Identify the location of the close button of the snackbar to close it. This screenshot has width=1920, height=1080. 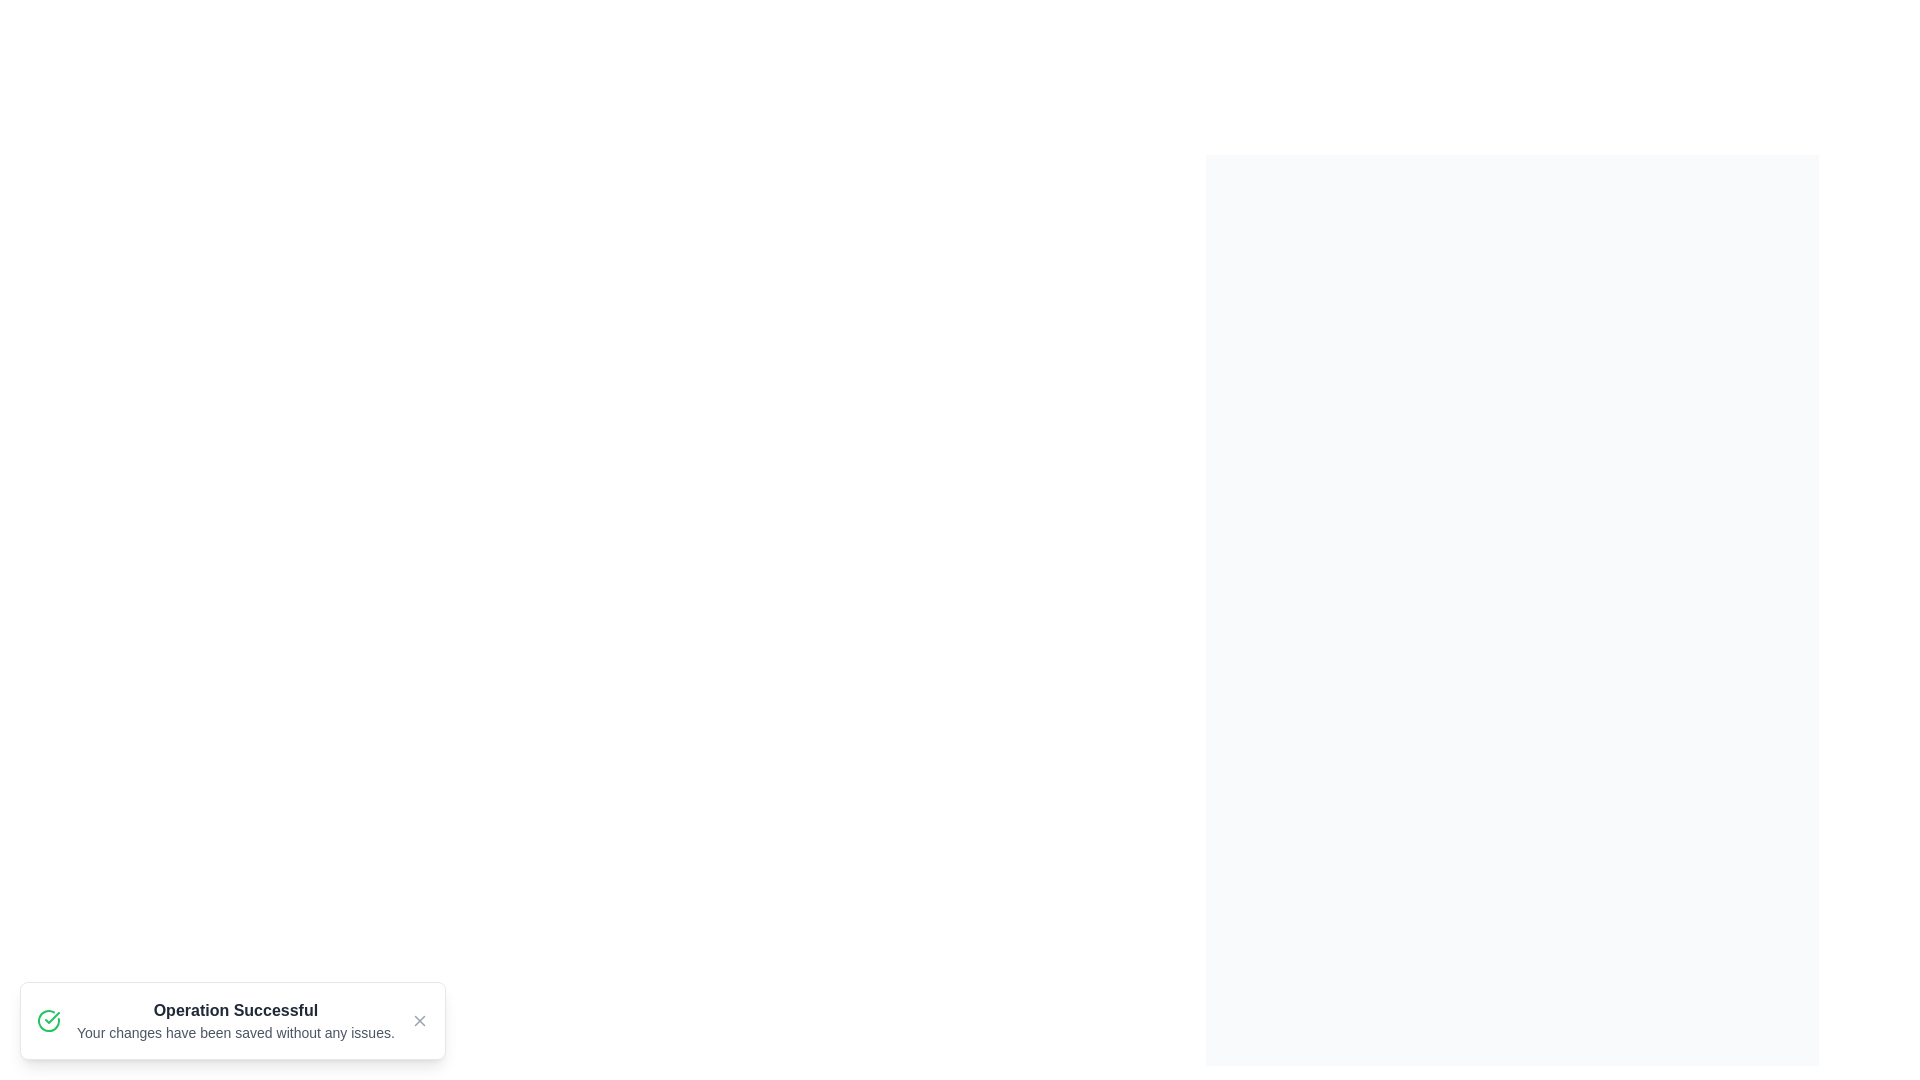
(418, 1021).